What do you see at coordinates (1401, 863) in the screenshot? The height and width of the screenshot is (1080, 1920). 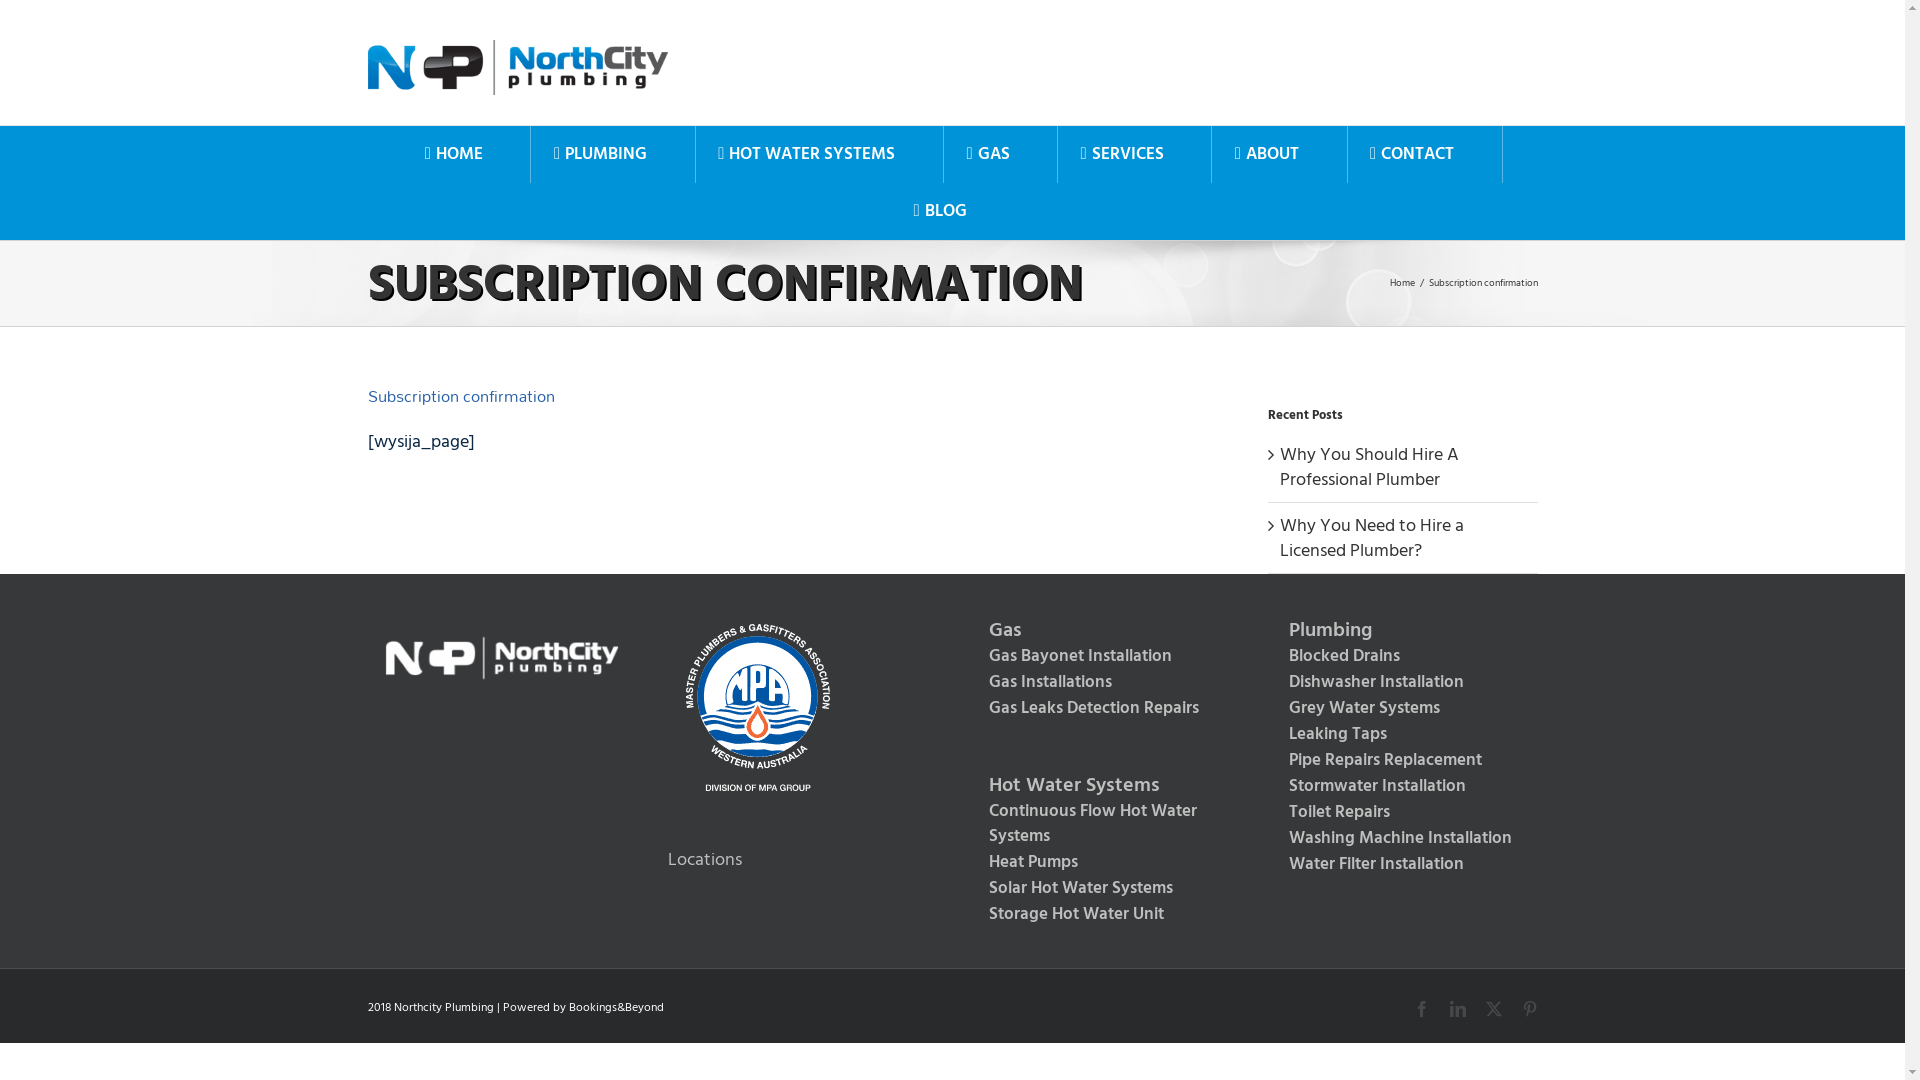 I see `'Water Filter Installation'` at bounding box center [1401, 863].